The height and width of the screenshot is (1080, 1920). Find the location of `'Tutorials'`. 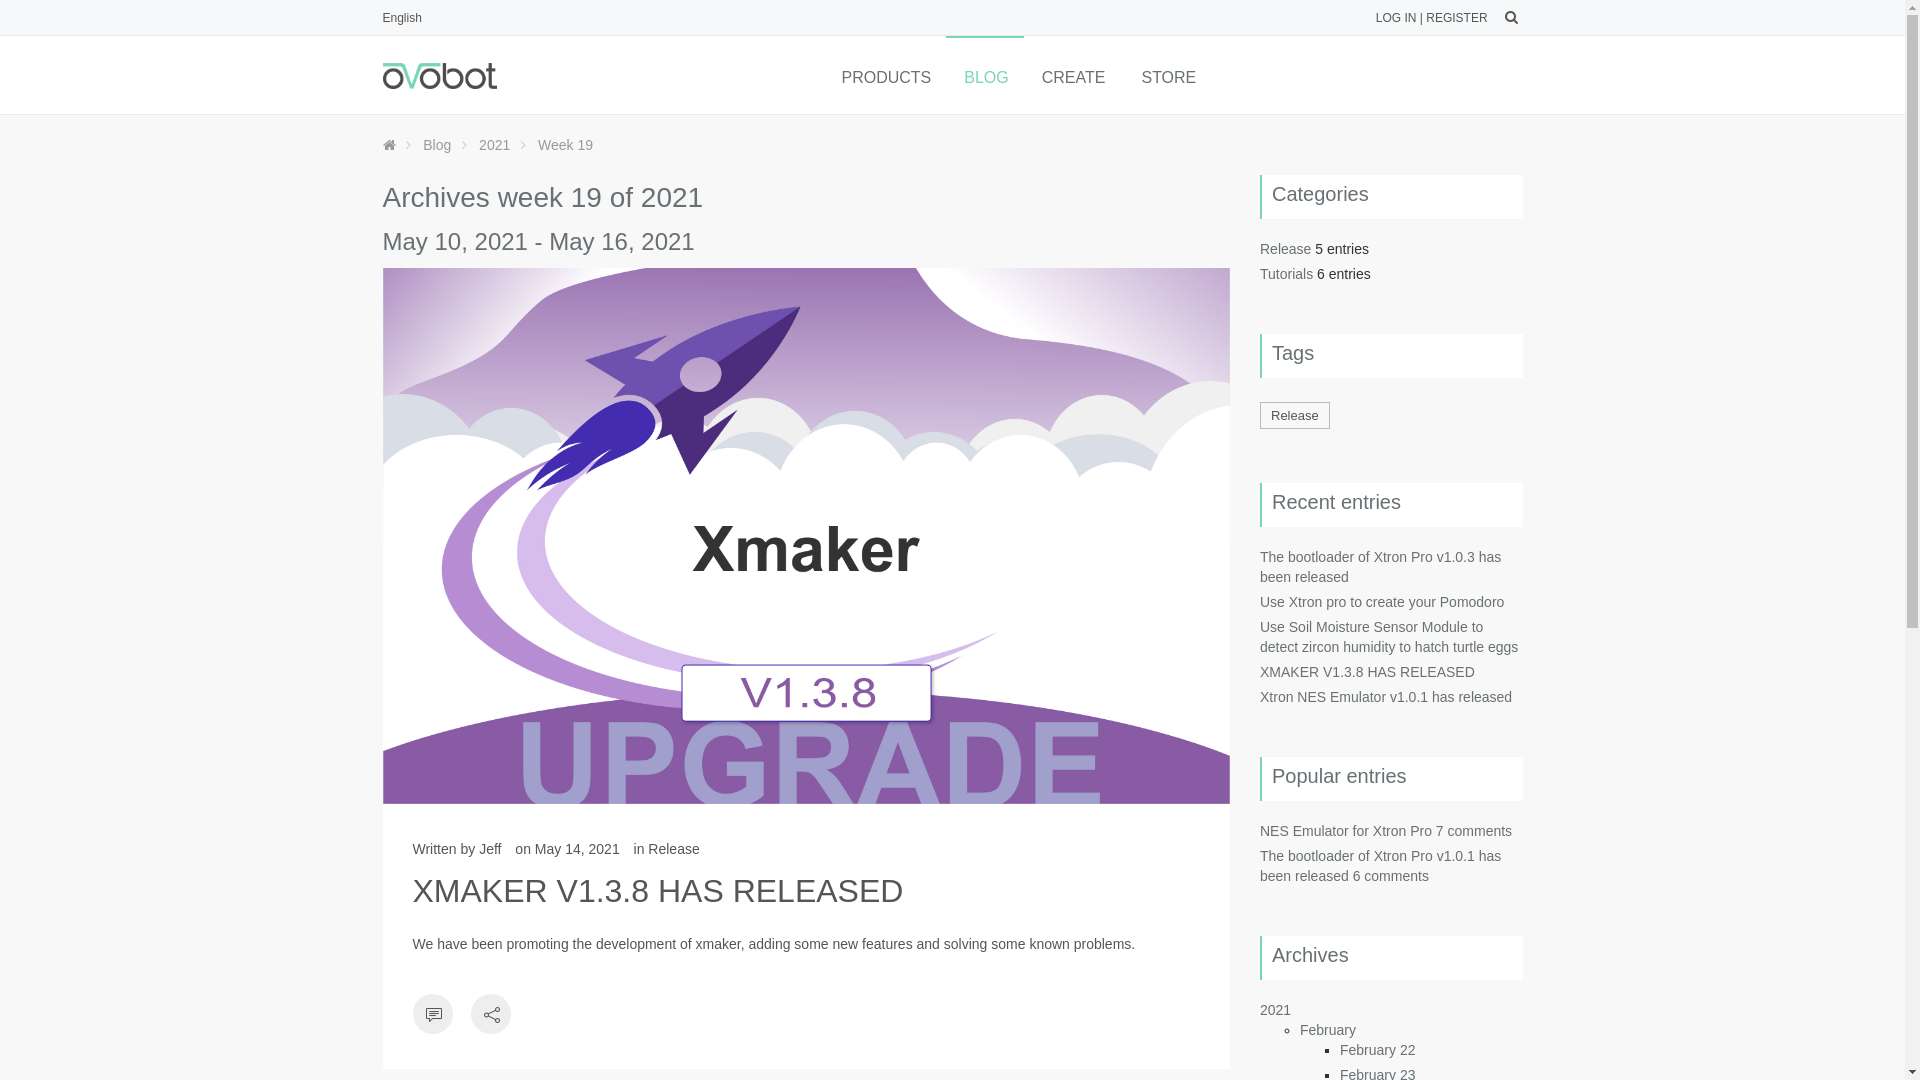

'Tutorials' is located at coordinates (1286, 273).